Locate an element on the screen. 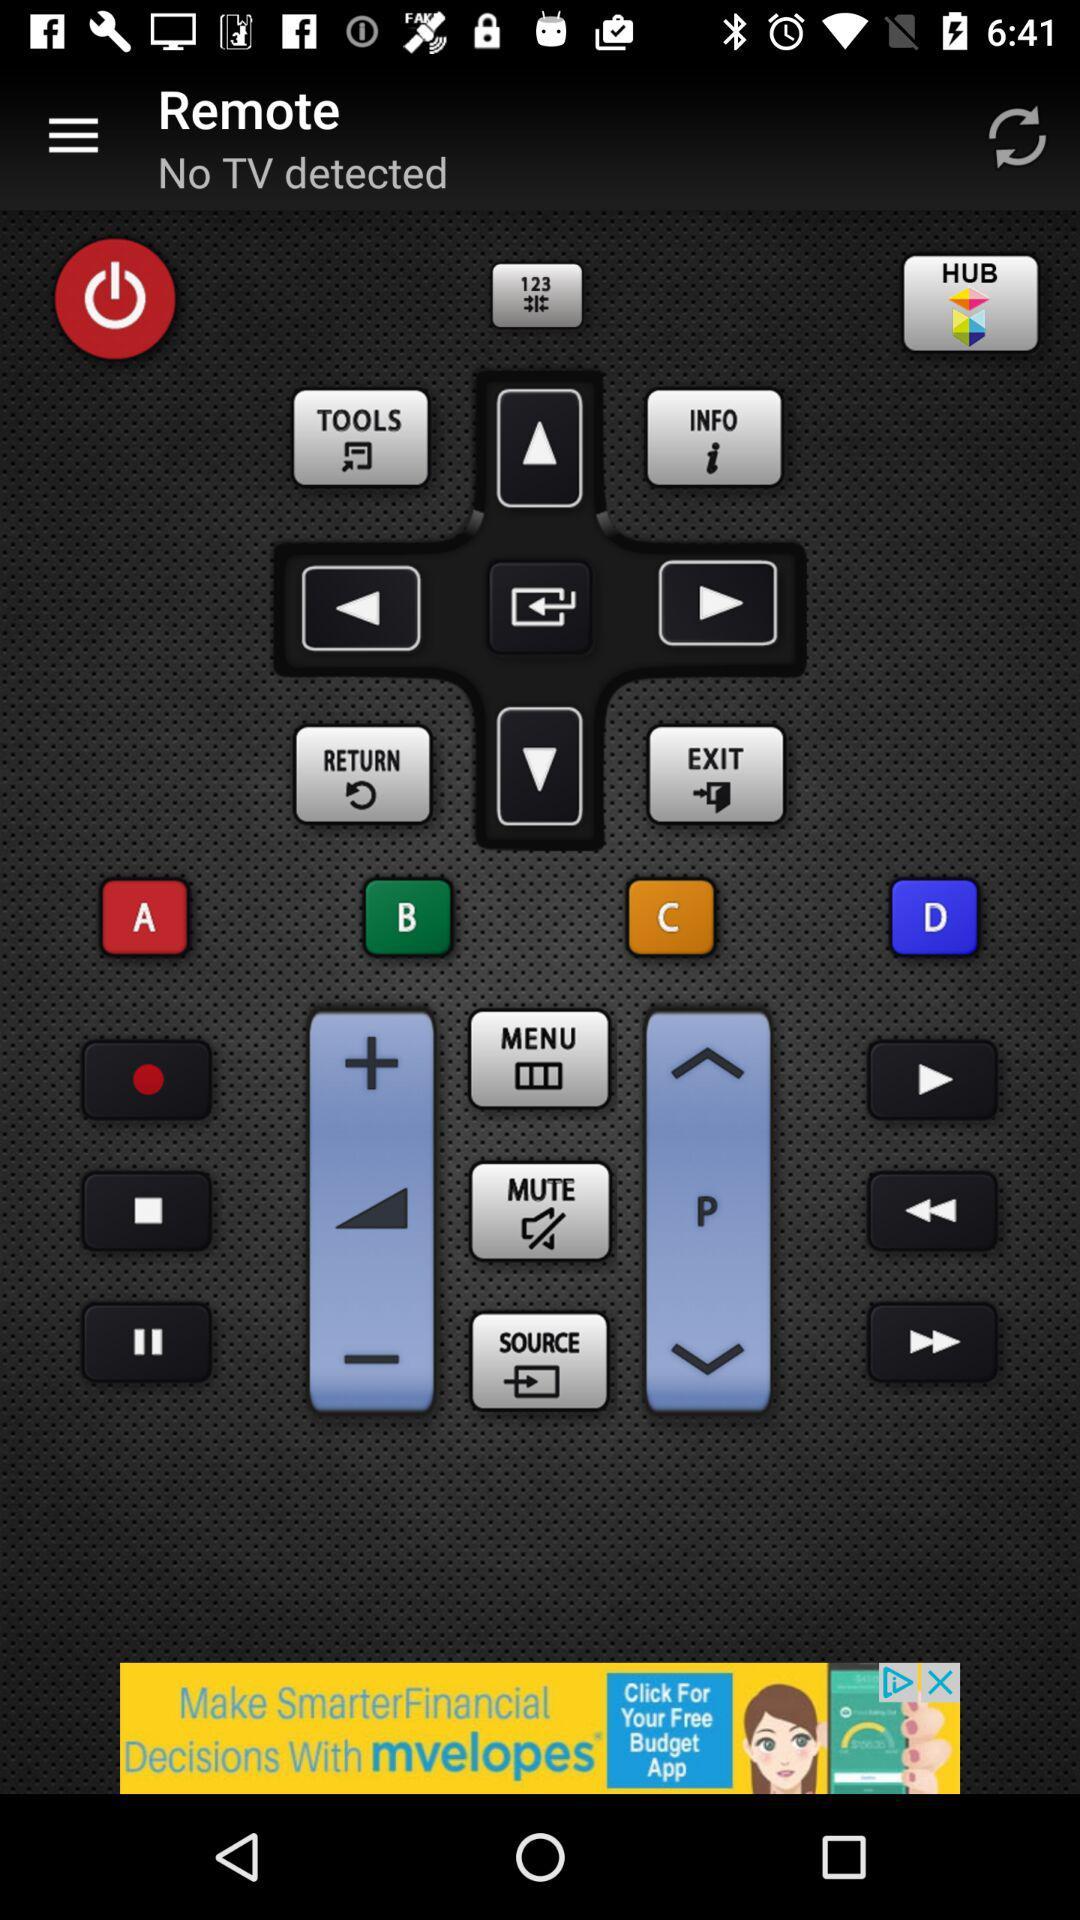  up is located at coordinates (540, 447).